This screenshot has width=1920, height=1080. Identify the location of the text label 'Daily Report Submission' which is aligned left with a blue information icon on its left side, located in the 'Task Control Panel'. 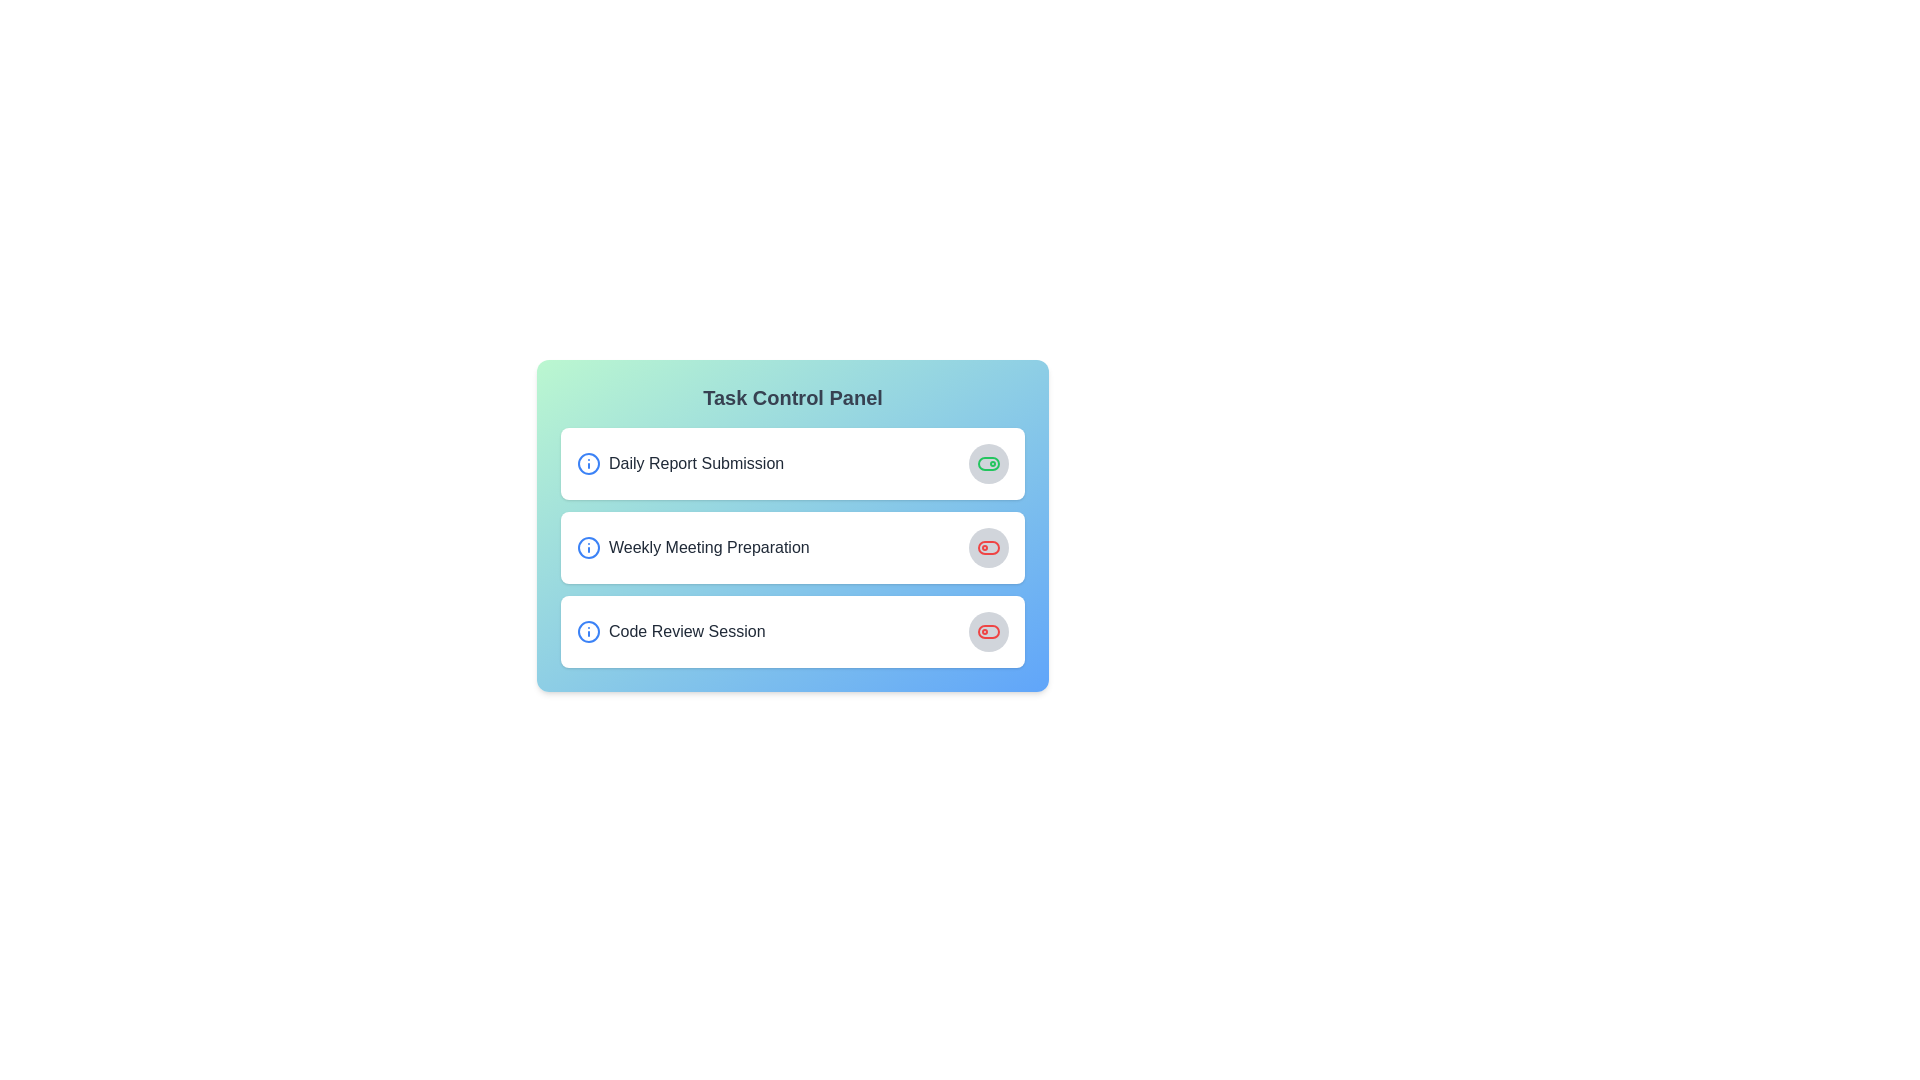
(680, 463).